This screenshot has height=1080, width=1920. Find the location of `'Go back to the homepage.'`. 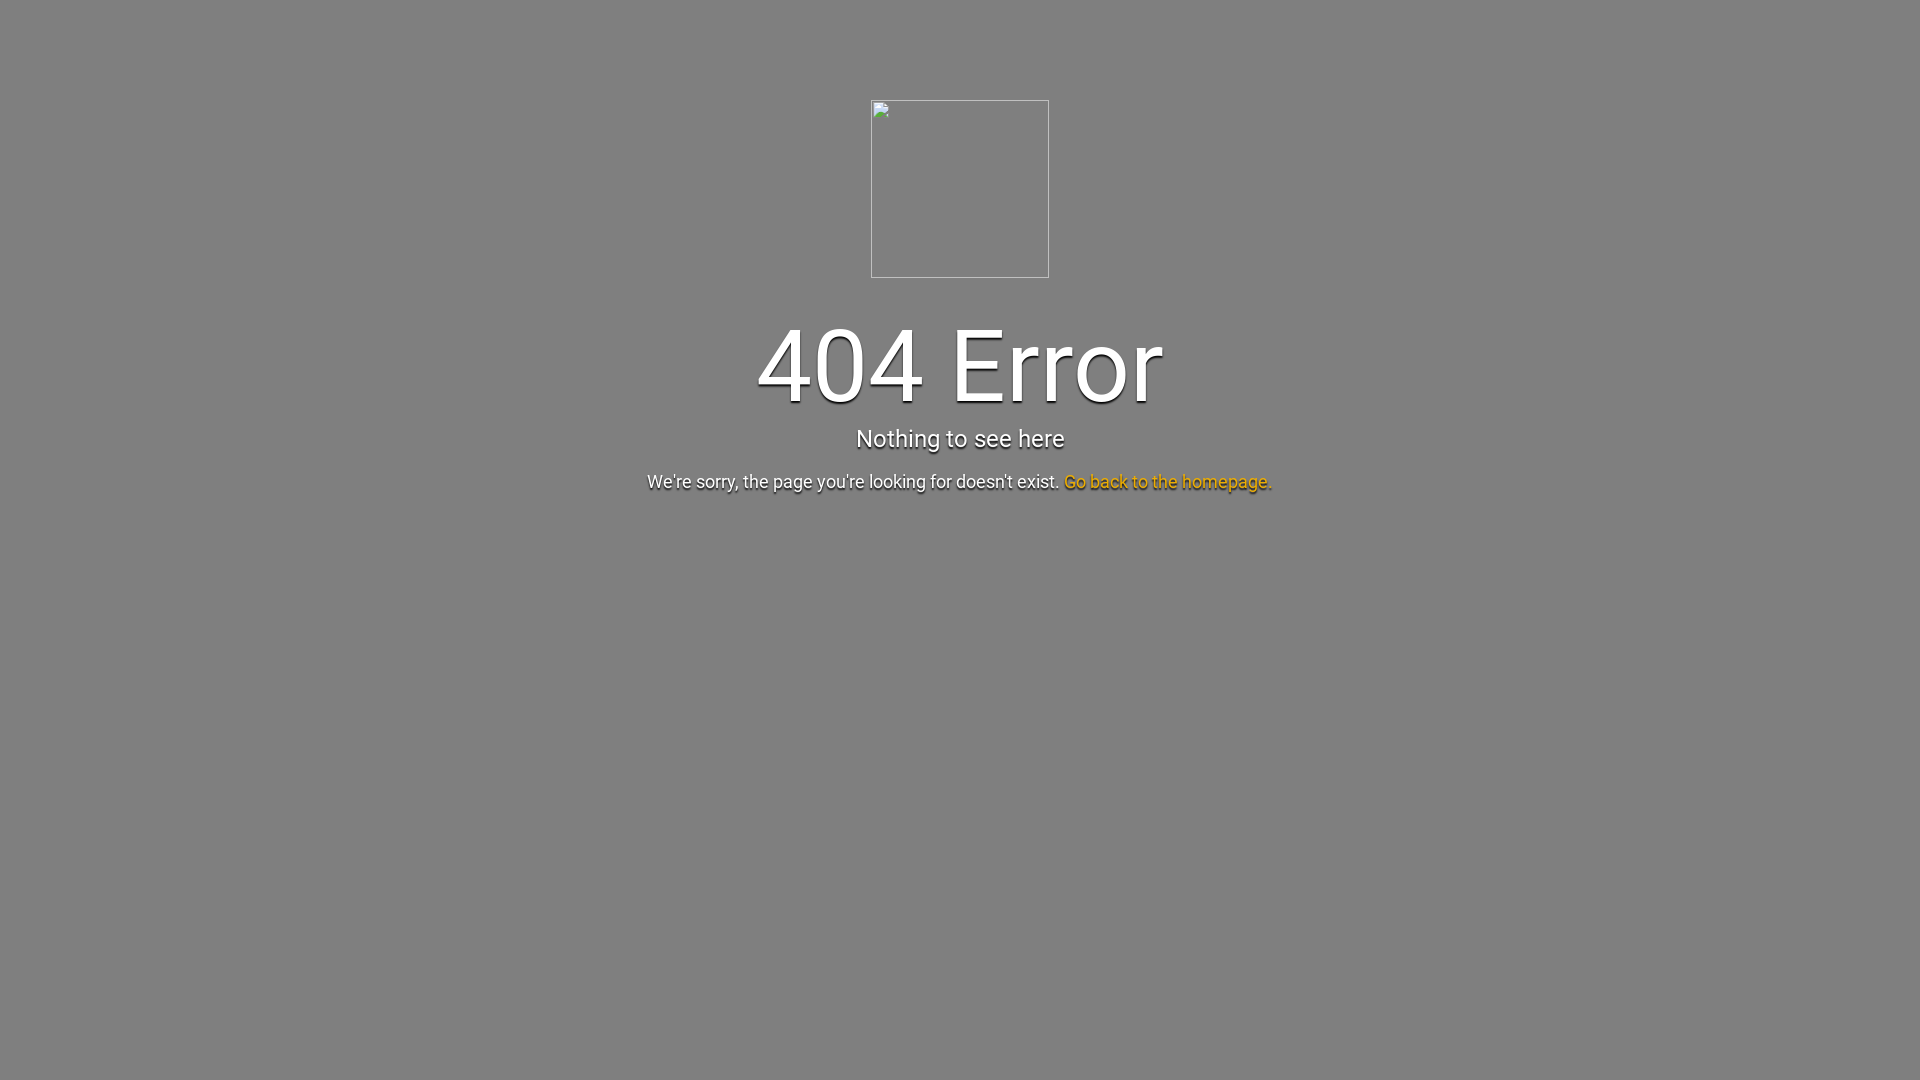

'Go back to the homepage.' is located at coordinates (1168, 481).